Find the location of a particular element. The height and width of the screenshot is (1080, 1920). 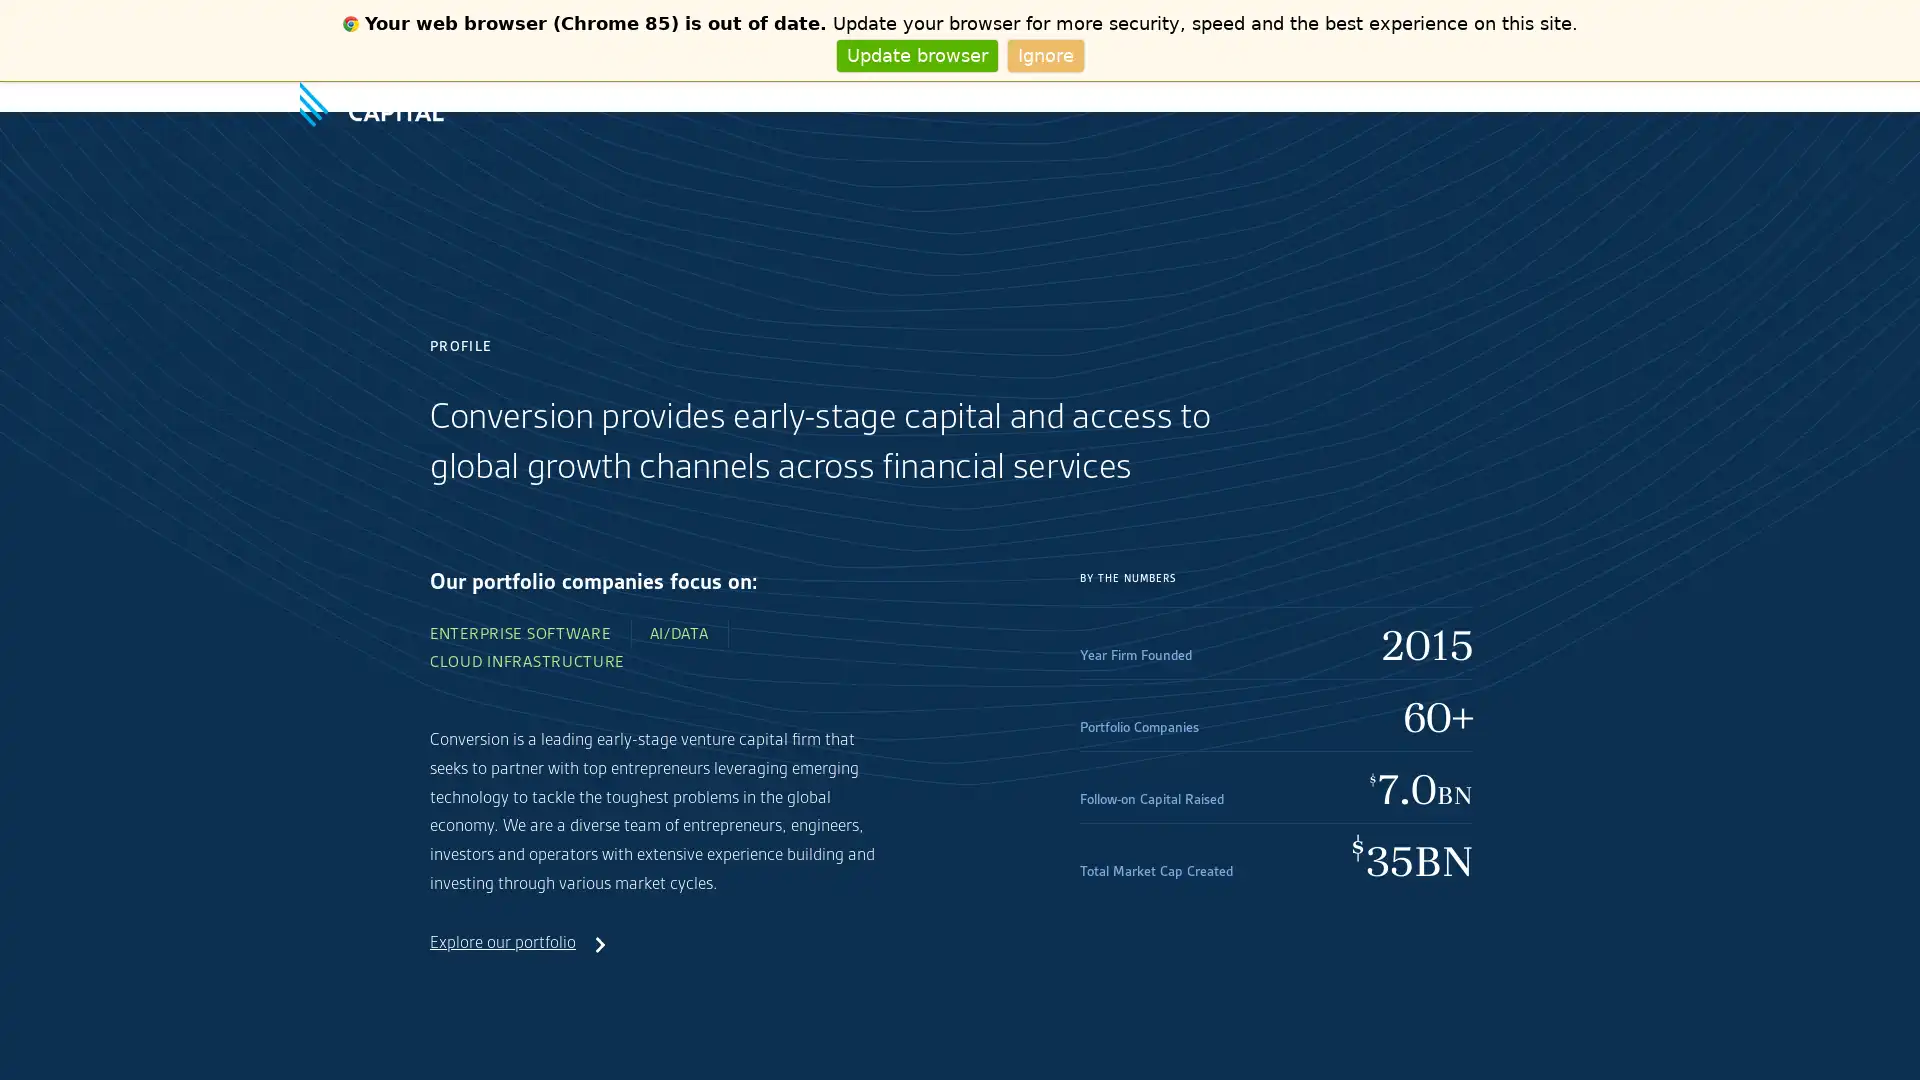

MENU is located at coordinates (1603, 96).